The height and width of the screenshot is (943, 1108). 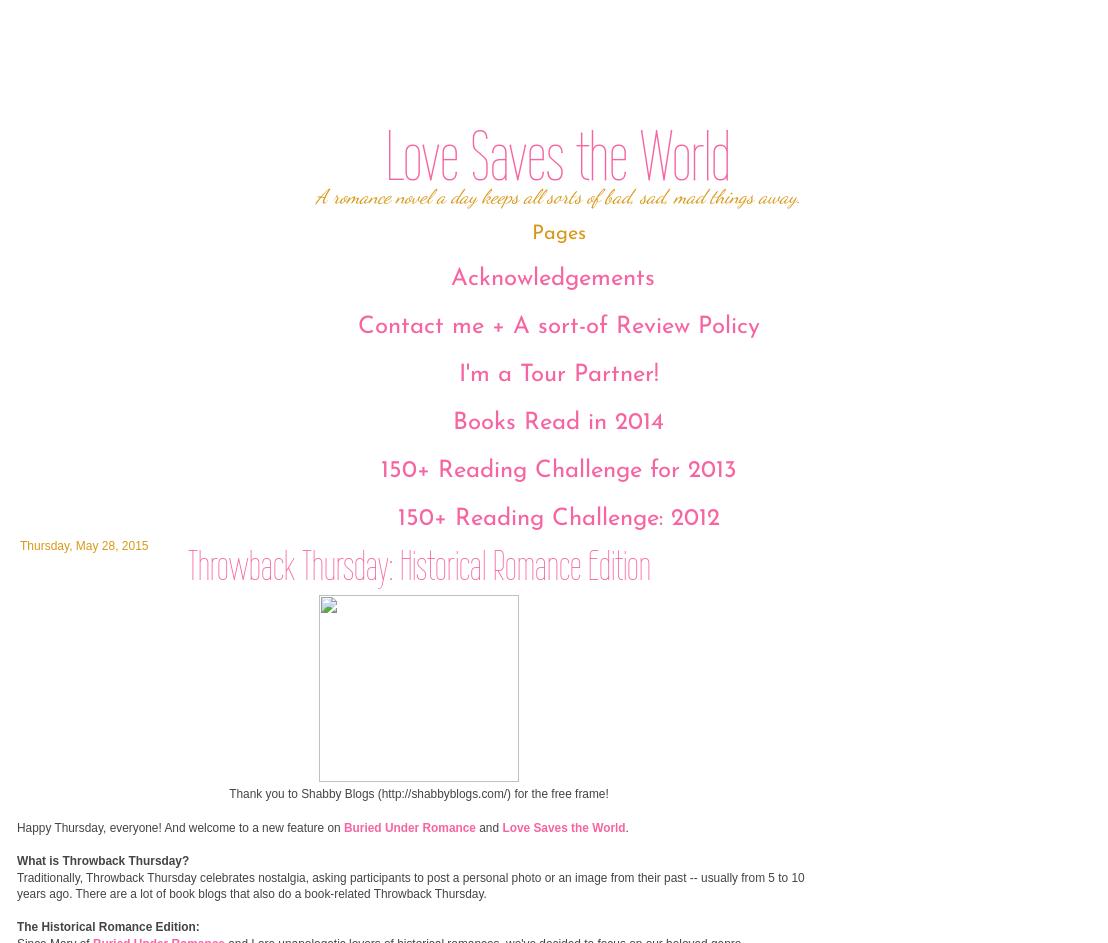 I want to click on 'What is Throwback Thursday?', so click(x=103, y=860).